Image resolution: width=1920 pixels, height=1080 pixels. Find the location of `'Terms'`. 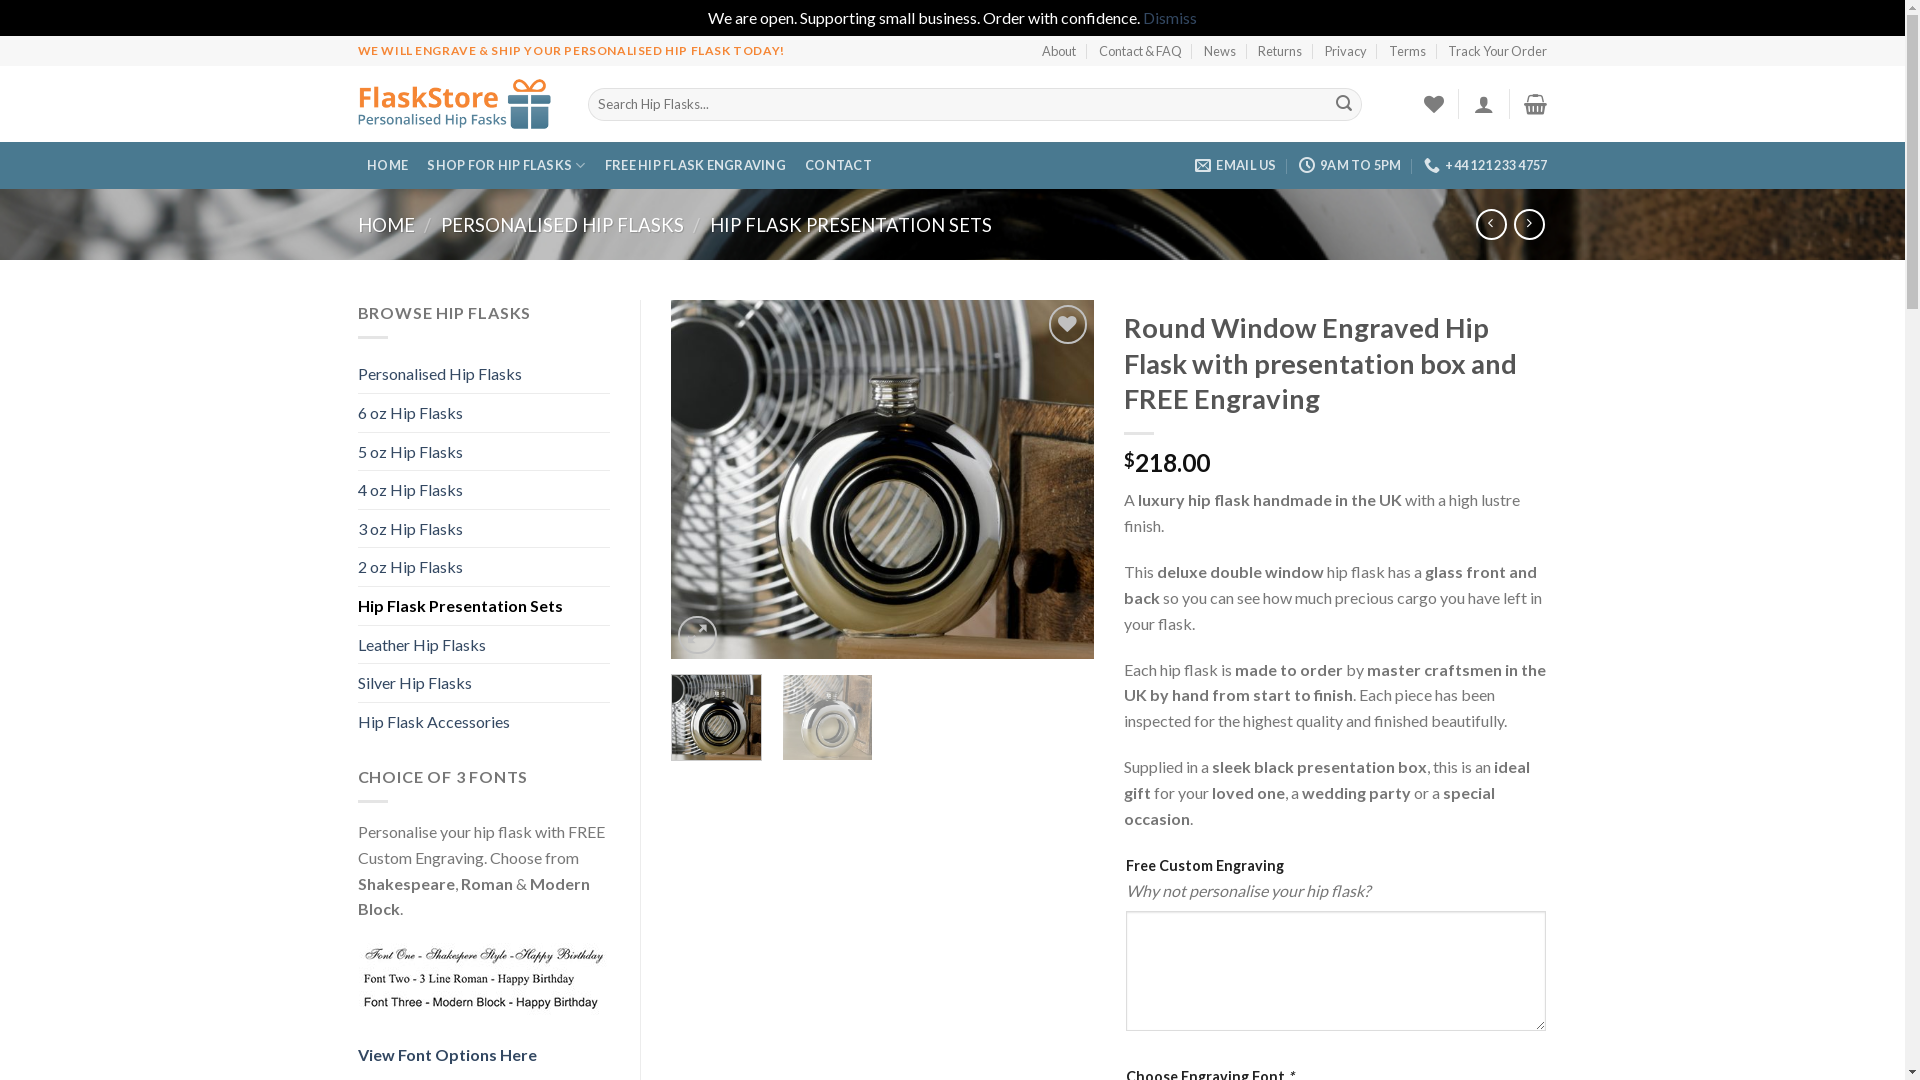

'Terms' is located at coordinates (1406, 49).